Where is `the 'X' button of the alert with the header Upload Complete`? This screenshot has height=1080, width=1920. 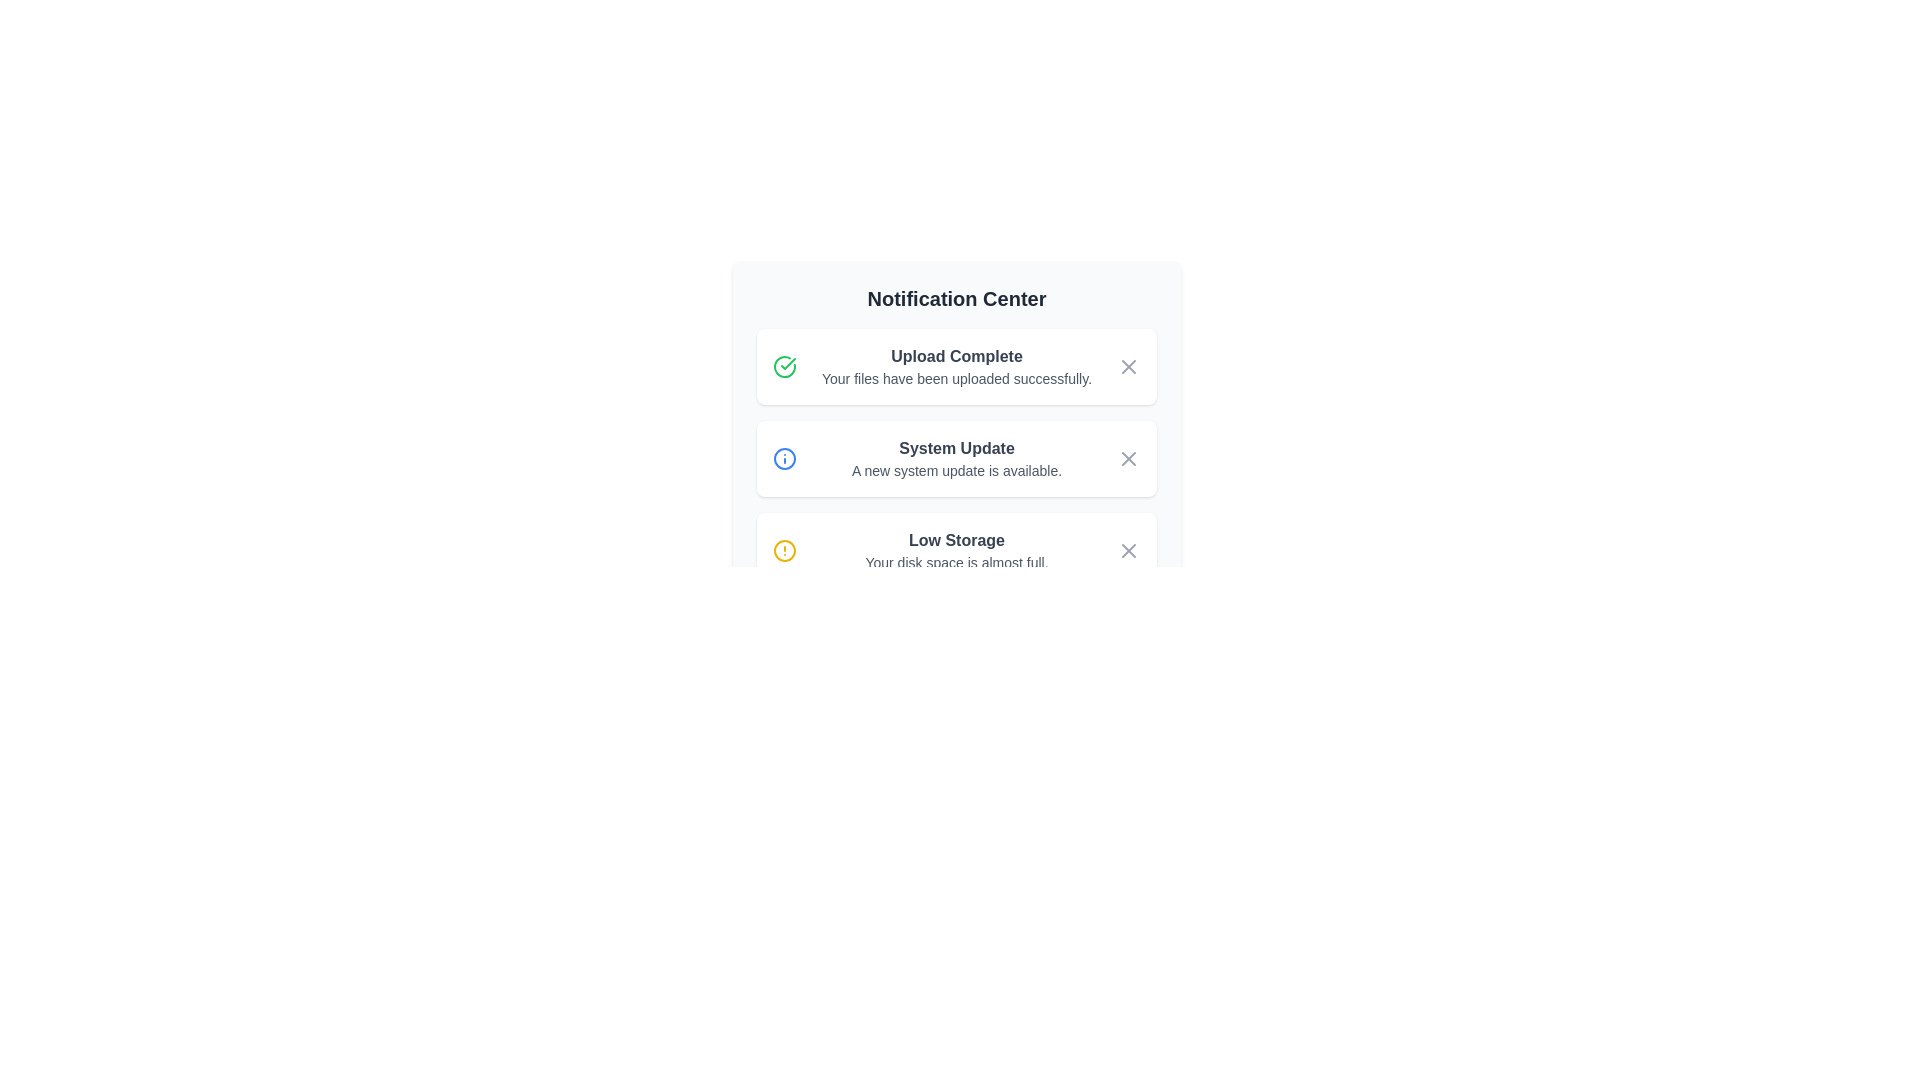
the 'X' button of the alert with the header Upload Complete is located at coordinates (1128, 366).